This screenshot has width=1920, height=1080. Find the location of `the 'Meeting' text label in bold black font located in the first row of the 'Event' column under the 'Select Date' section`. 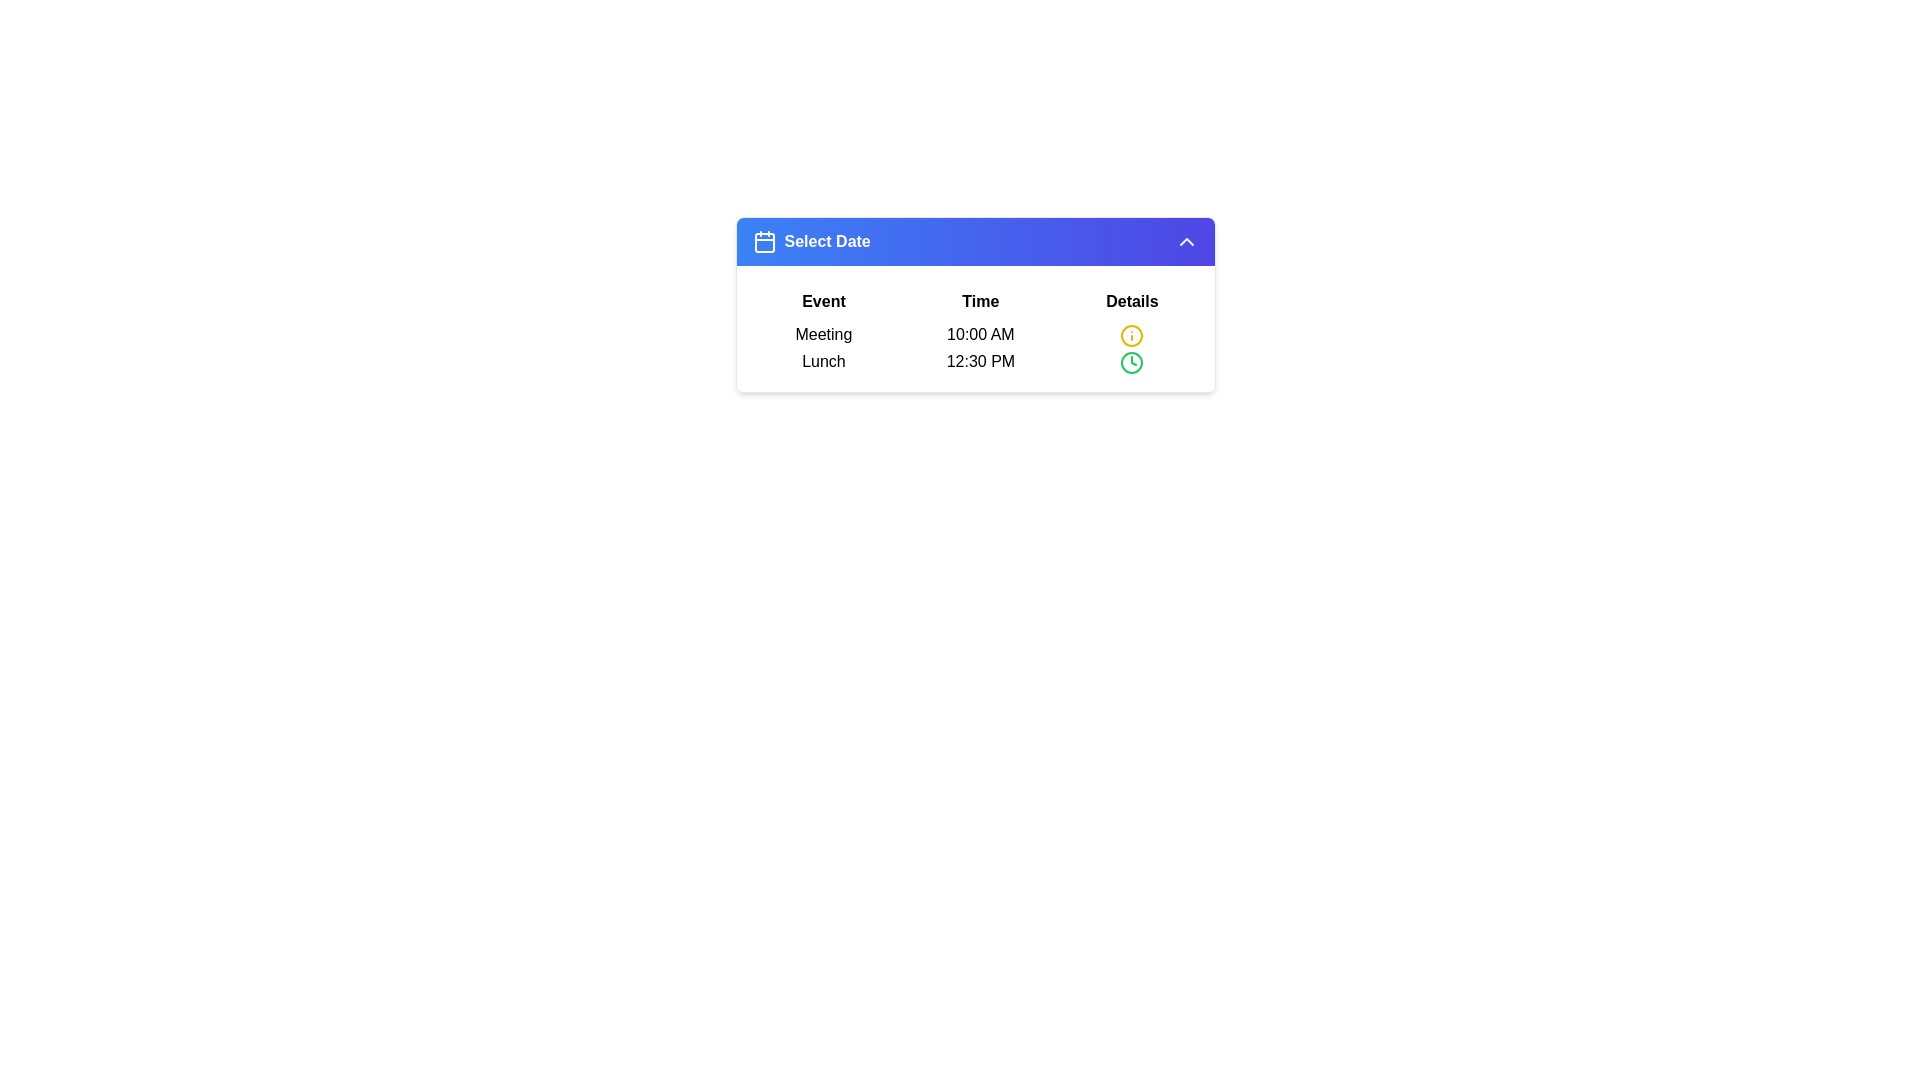

the 'Meeting' text label in bold black font located in the first row of the 'Event' column under the 'Select Date' section is located at coordinates (823, 334).